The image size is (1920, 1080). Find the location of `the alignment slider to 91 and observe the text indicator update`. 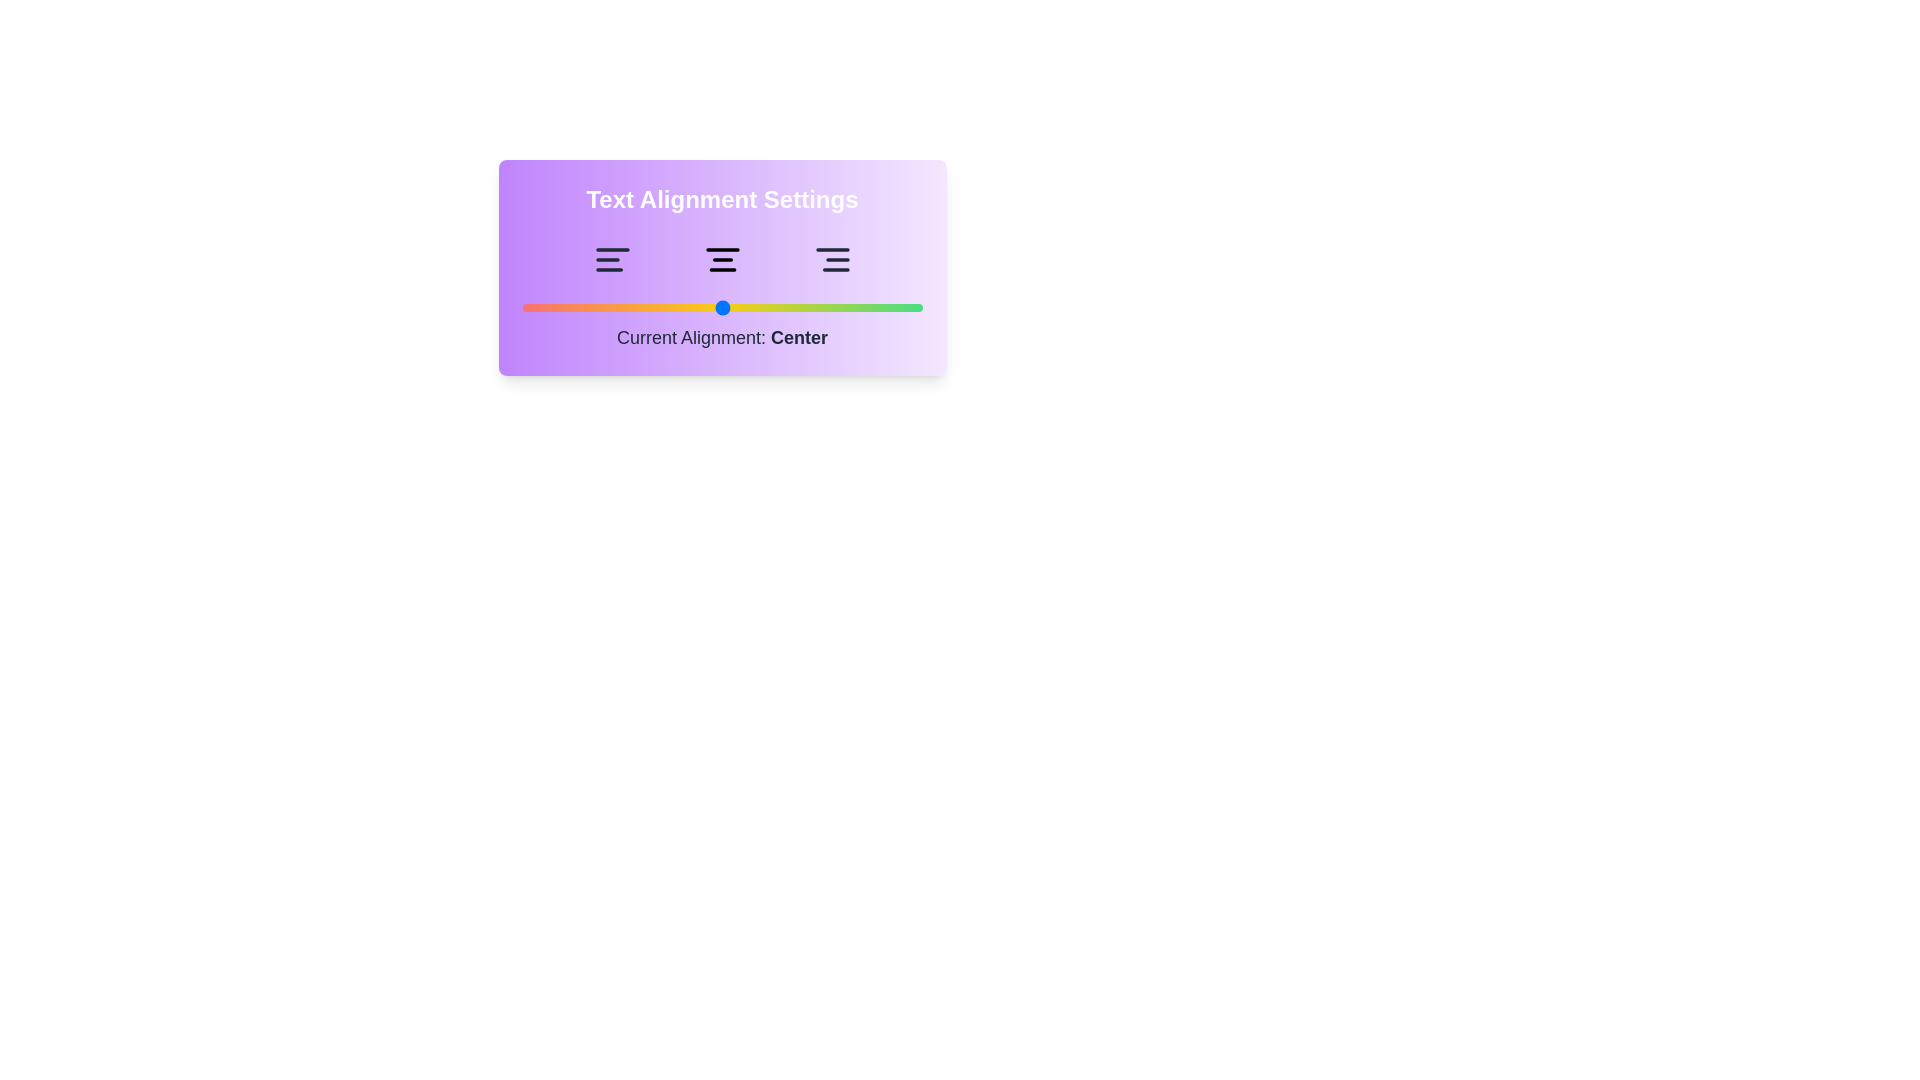

the alignment slider to 91 and observe the text indicator update is located at coordinates (885, 308).